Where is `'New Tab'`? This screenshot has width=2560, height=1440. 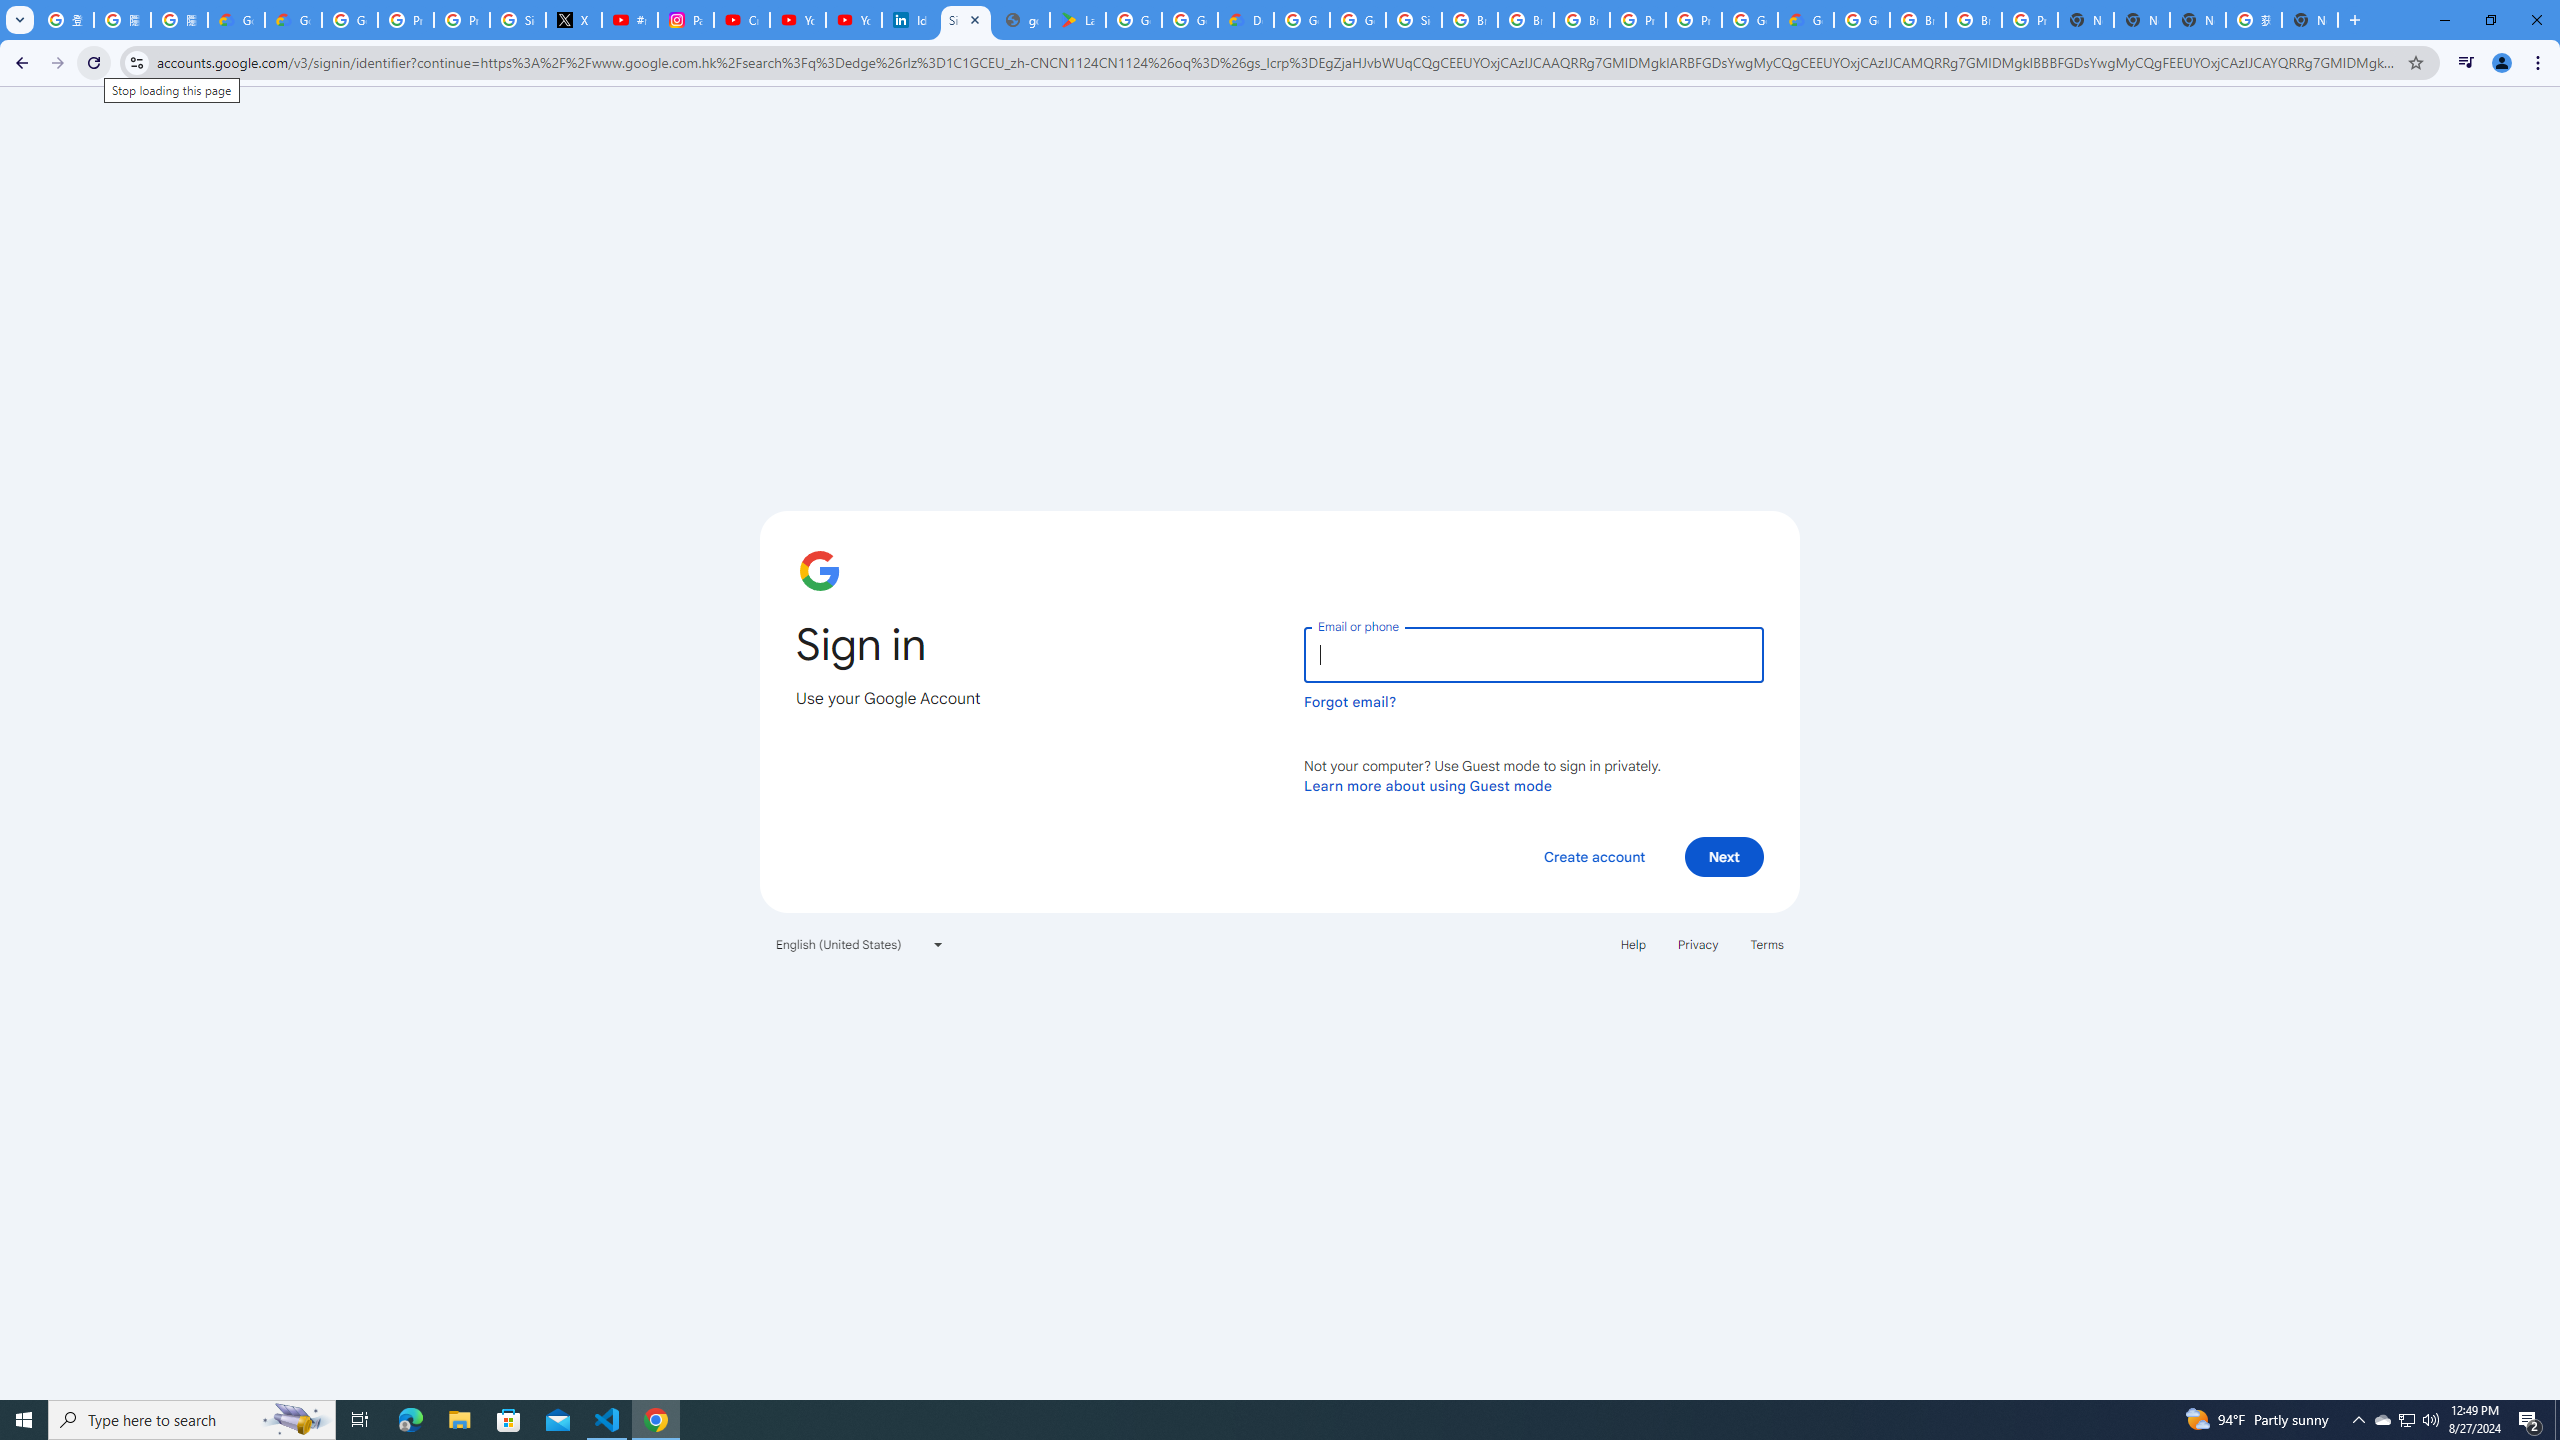
'New Tab' is located at coordinates (2310, 19).